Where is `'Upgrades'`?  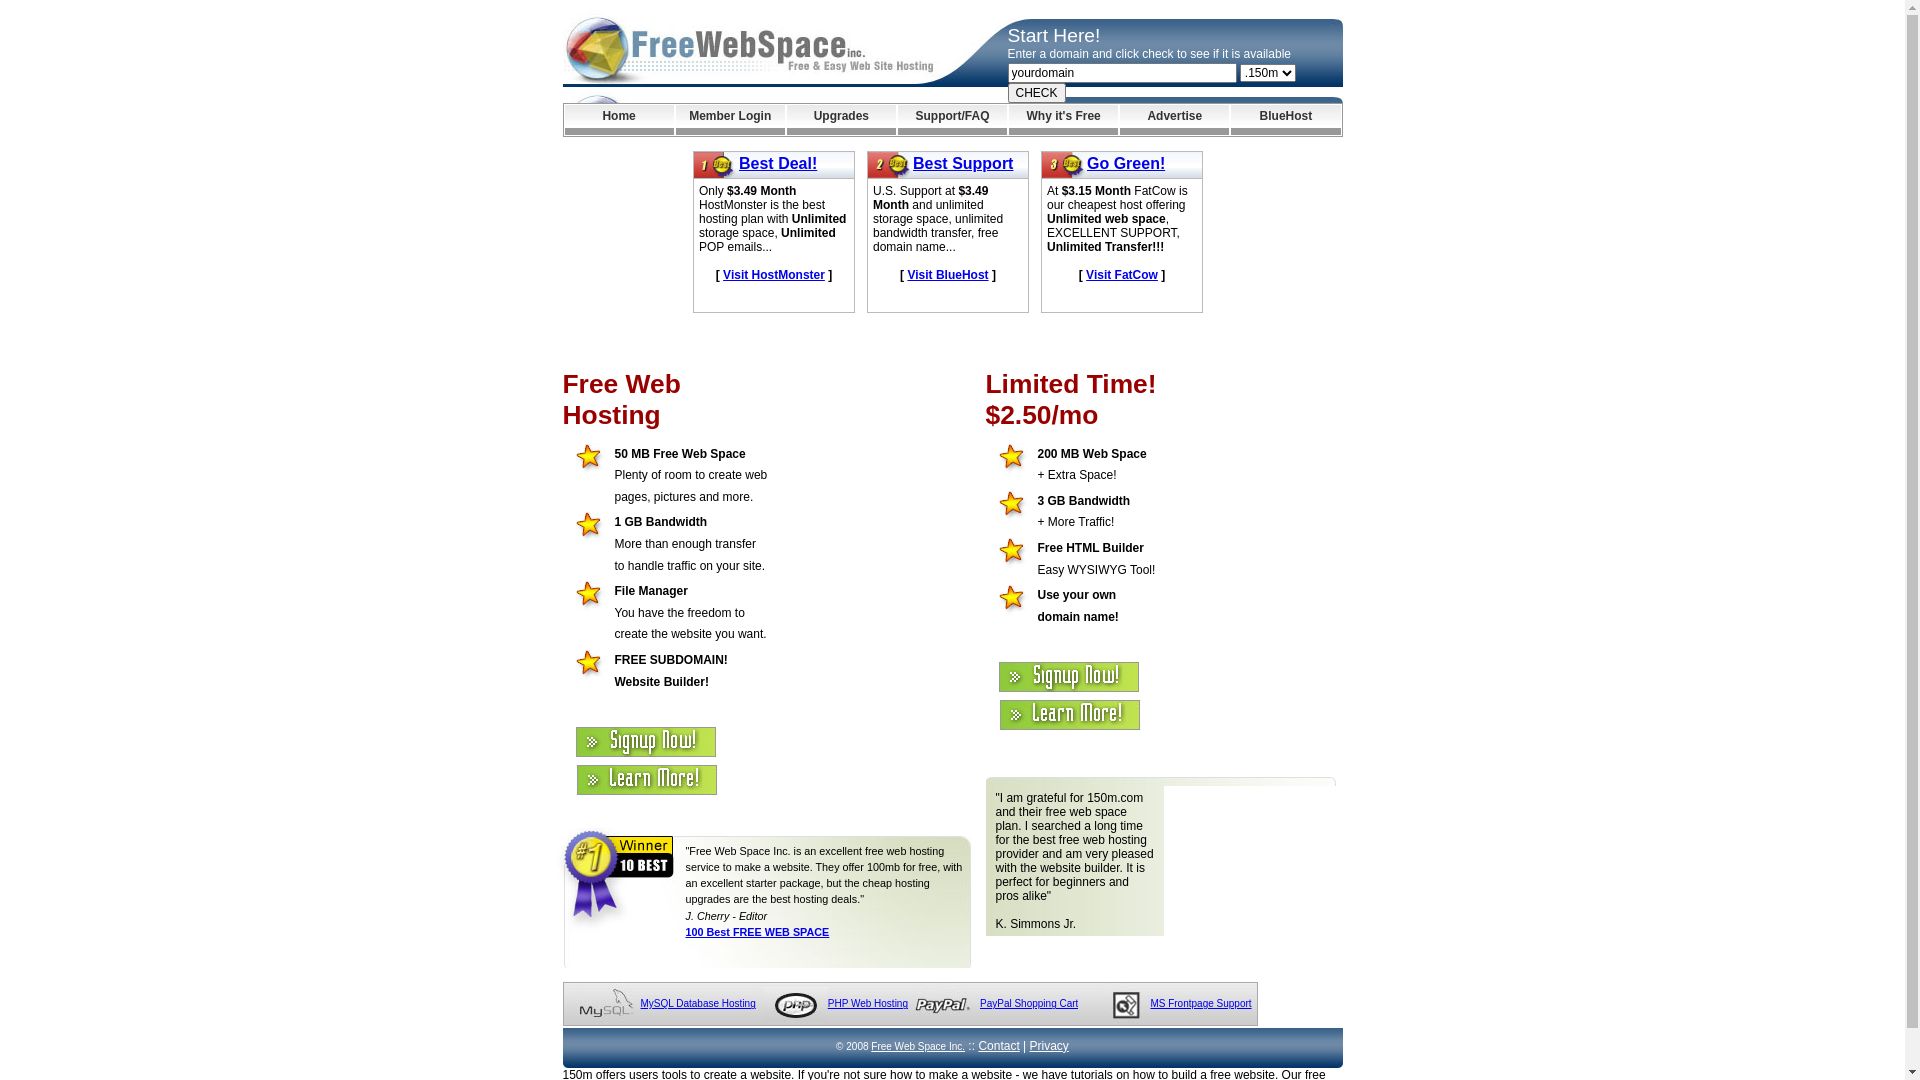
'Upgrades' is located at coordinates (841, 119).